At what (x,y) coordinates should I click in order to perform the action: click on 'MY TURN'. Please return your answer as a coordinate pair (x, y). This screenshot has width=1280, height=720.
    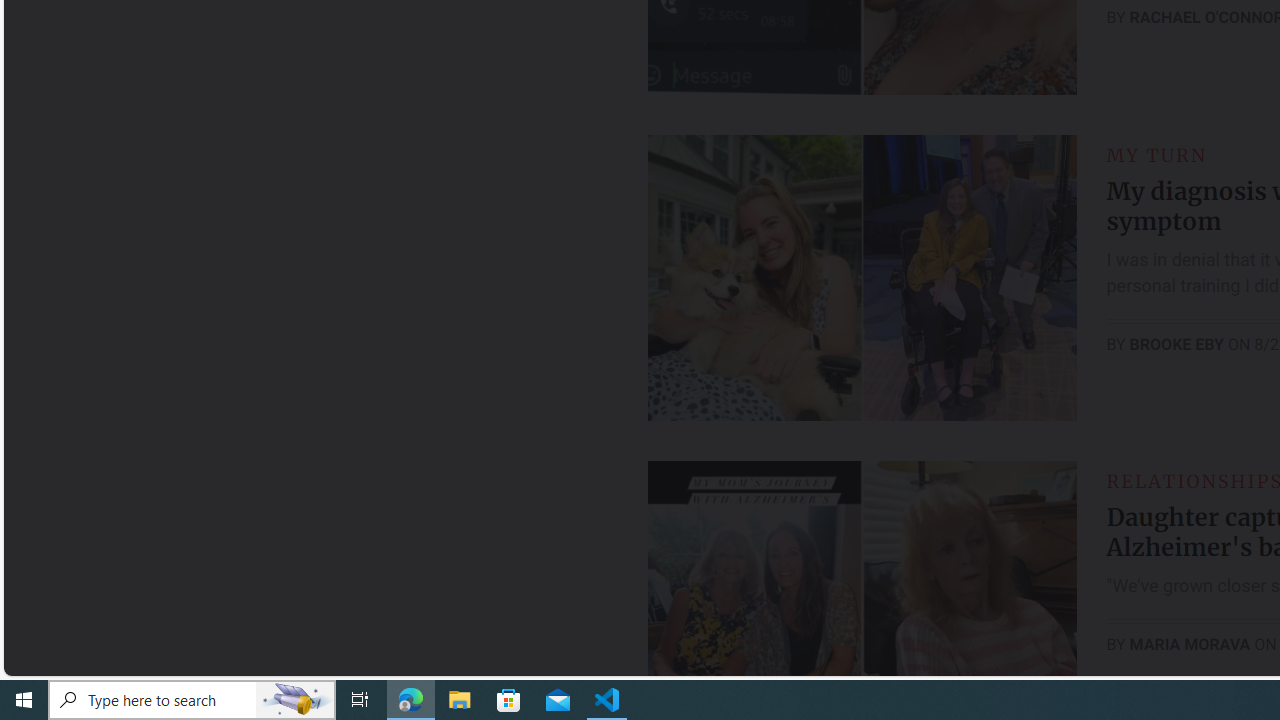
    Looking at the image, I should click on (1157, 154).